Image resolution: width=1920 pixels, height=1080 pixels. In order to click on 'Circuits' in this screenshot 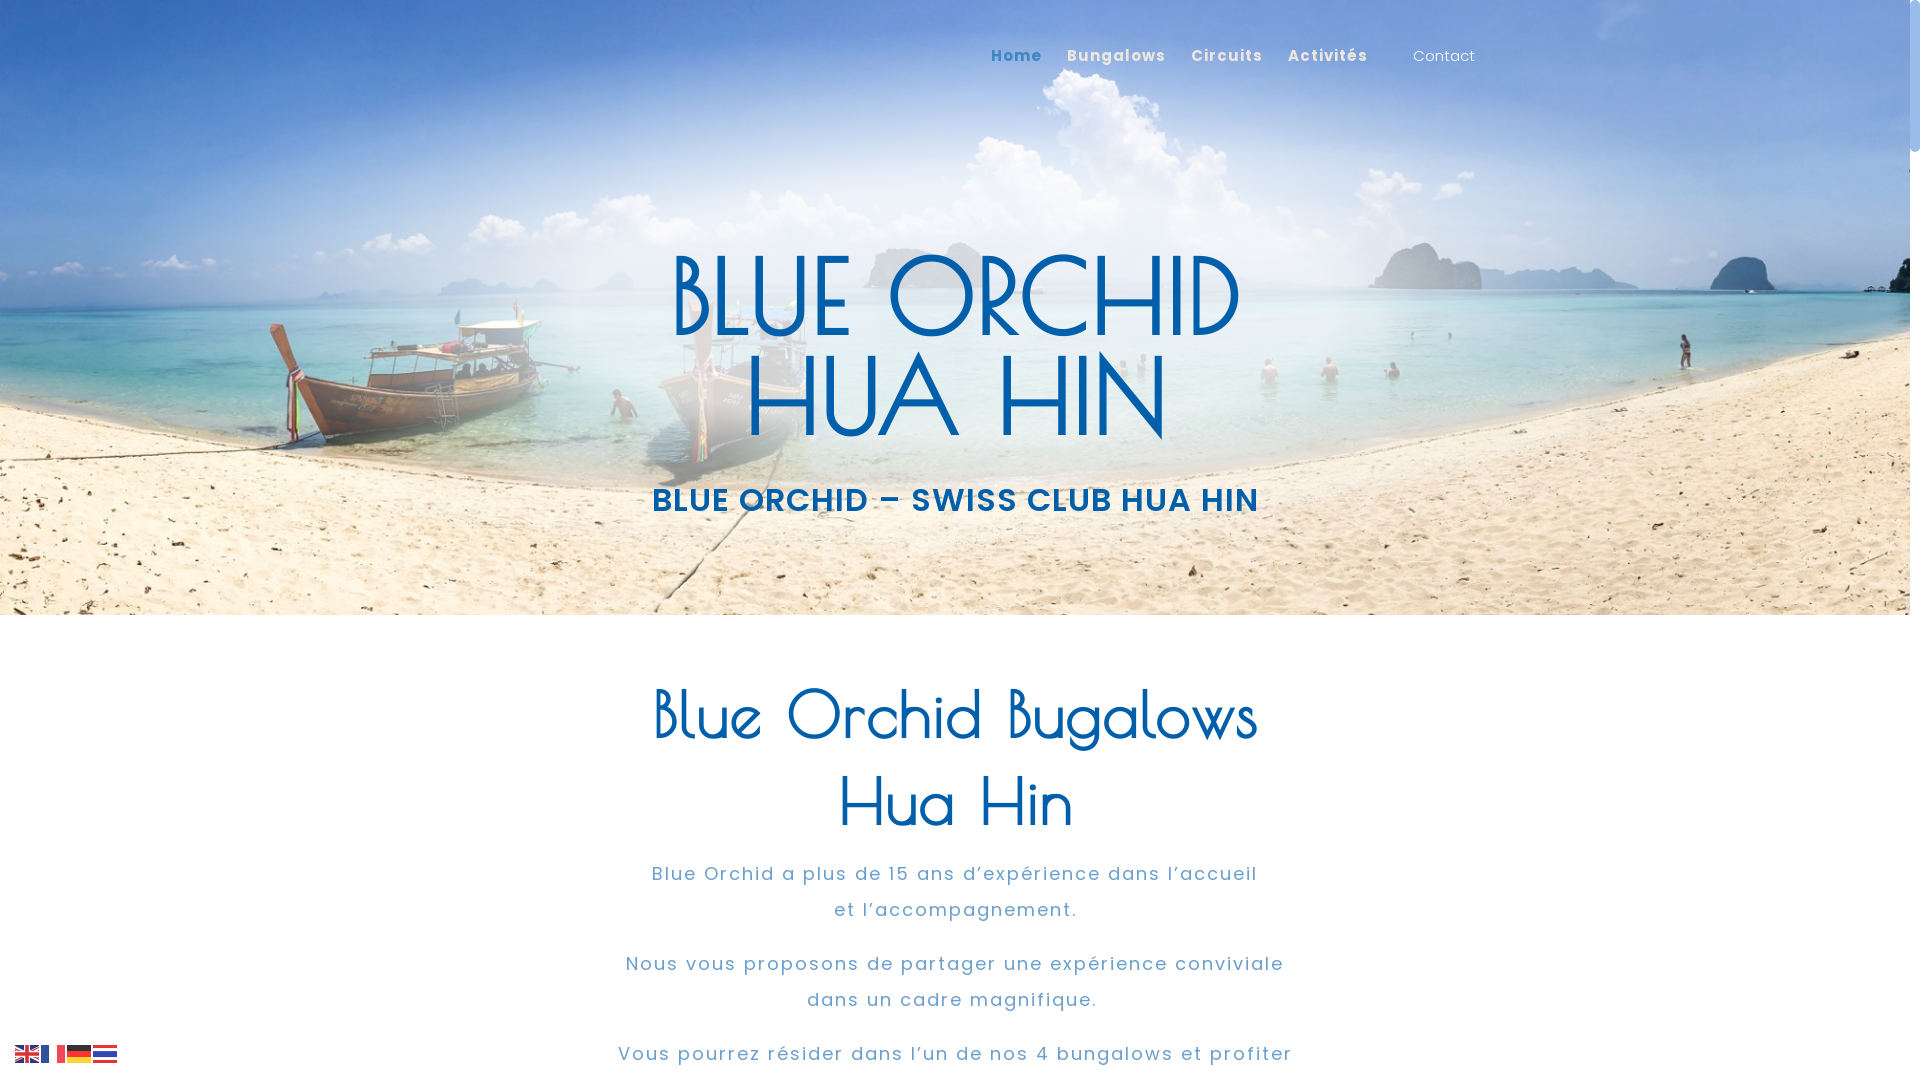, I will do `click(1190, 68)`.